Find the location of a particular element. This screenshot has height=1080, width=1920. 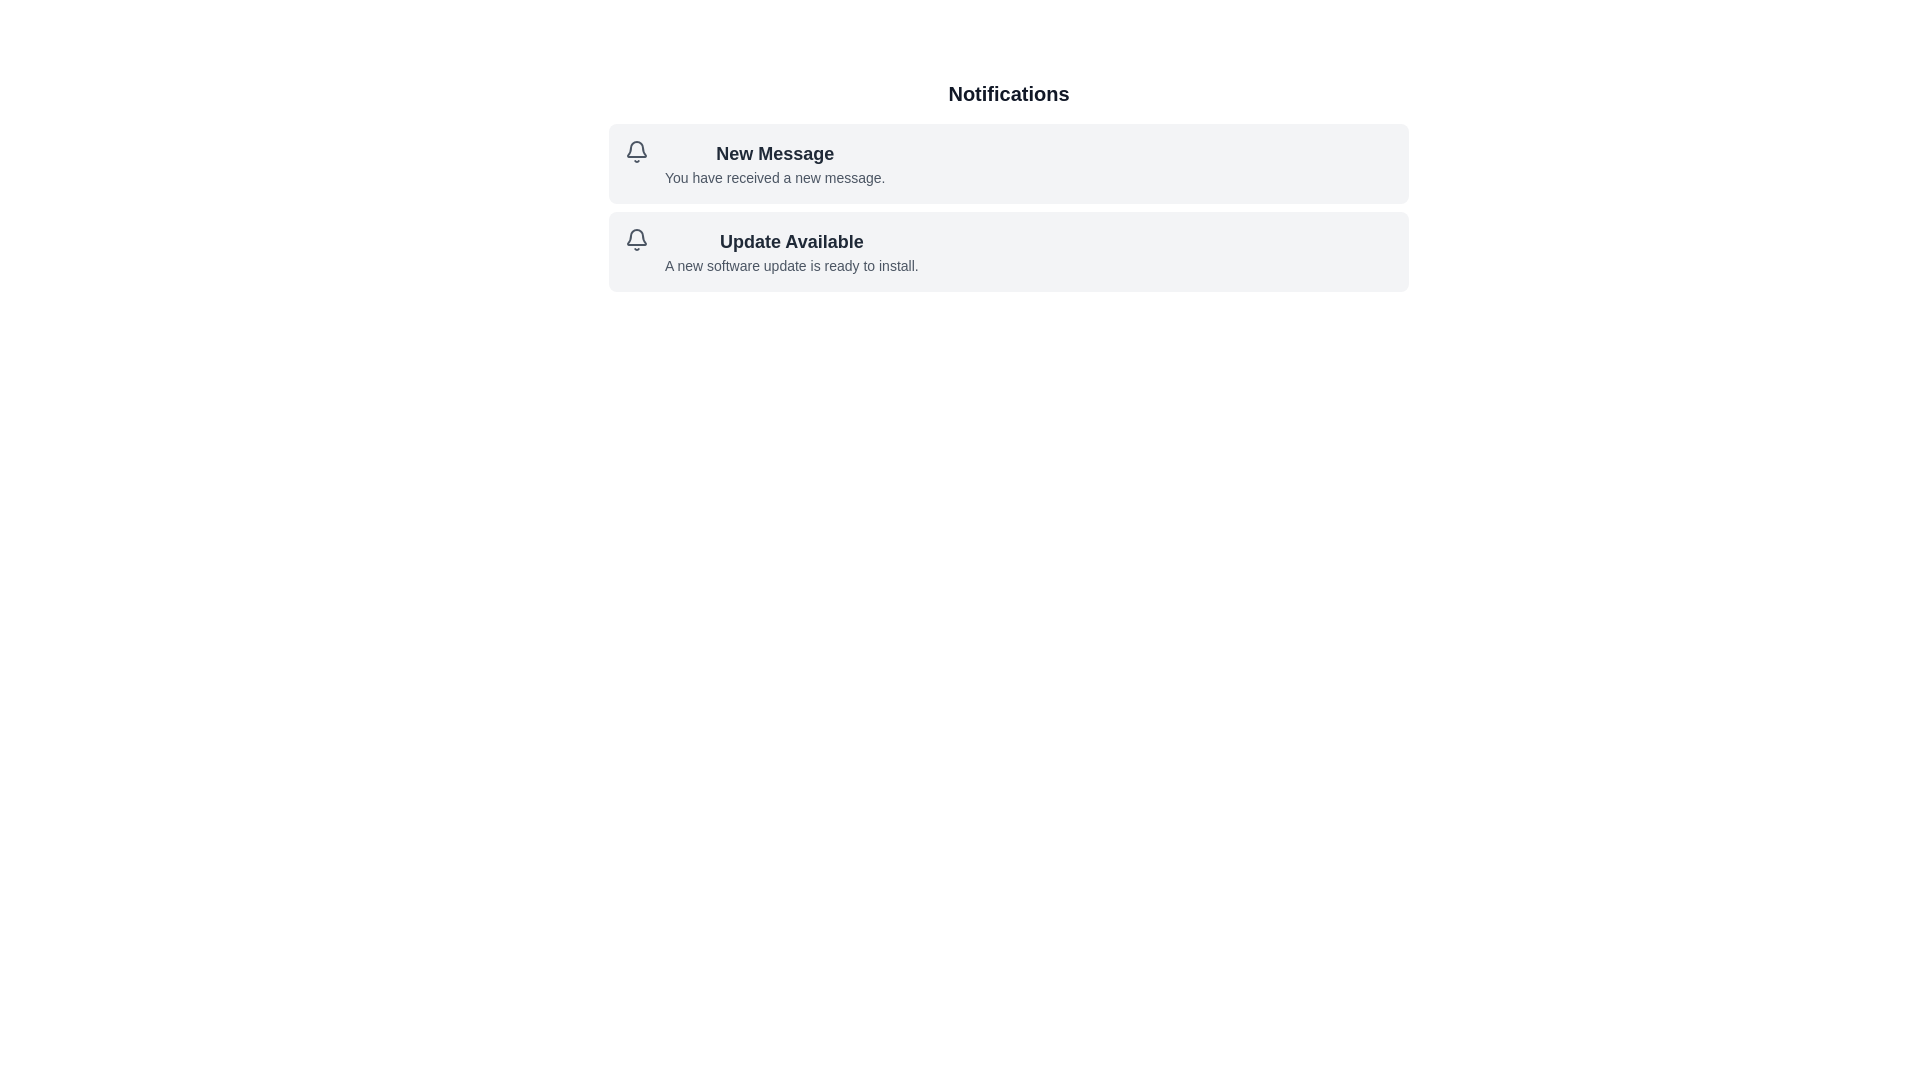

the Text Header element, which serves as the title for the notifications section, located at the top of the Notifications section is located at coordinates (1008, 93).